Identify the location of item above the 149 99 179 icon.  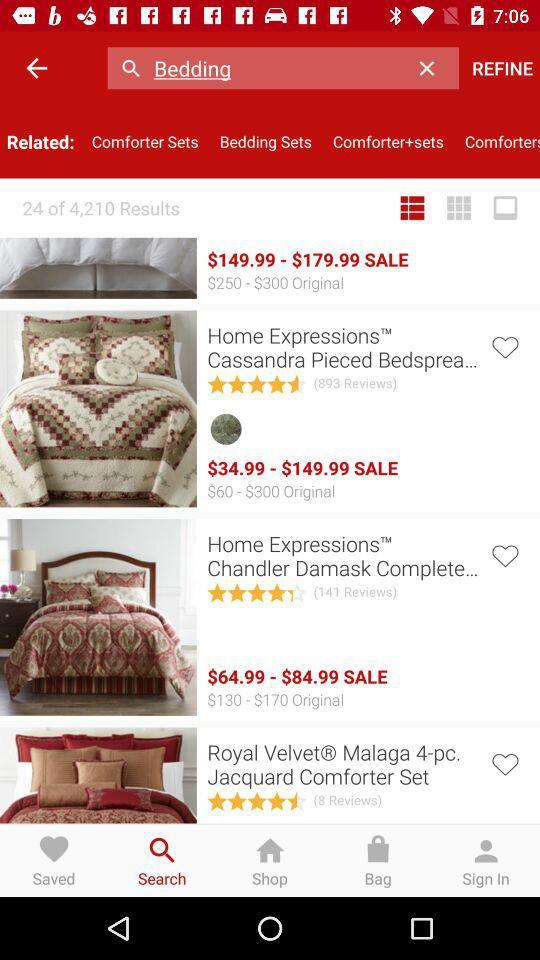
(411, 208).